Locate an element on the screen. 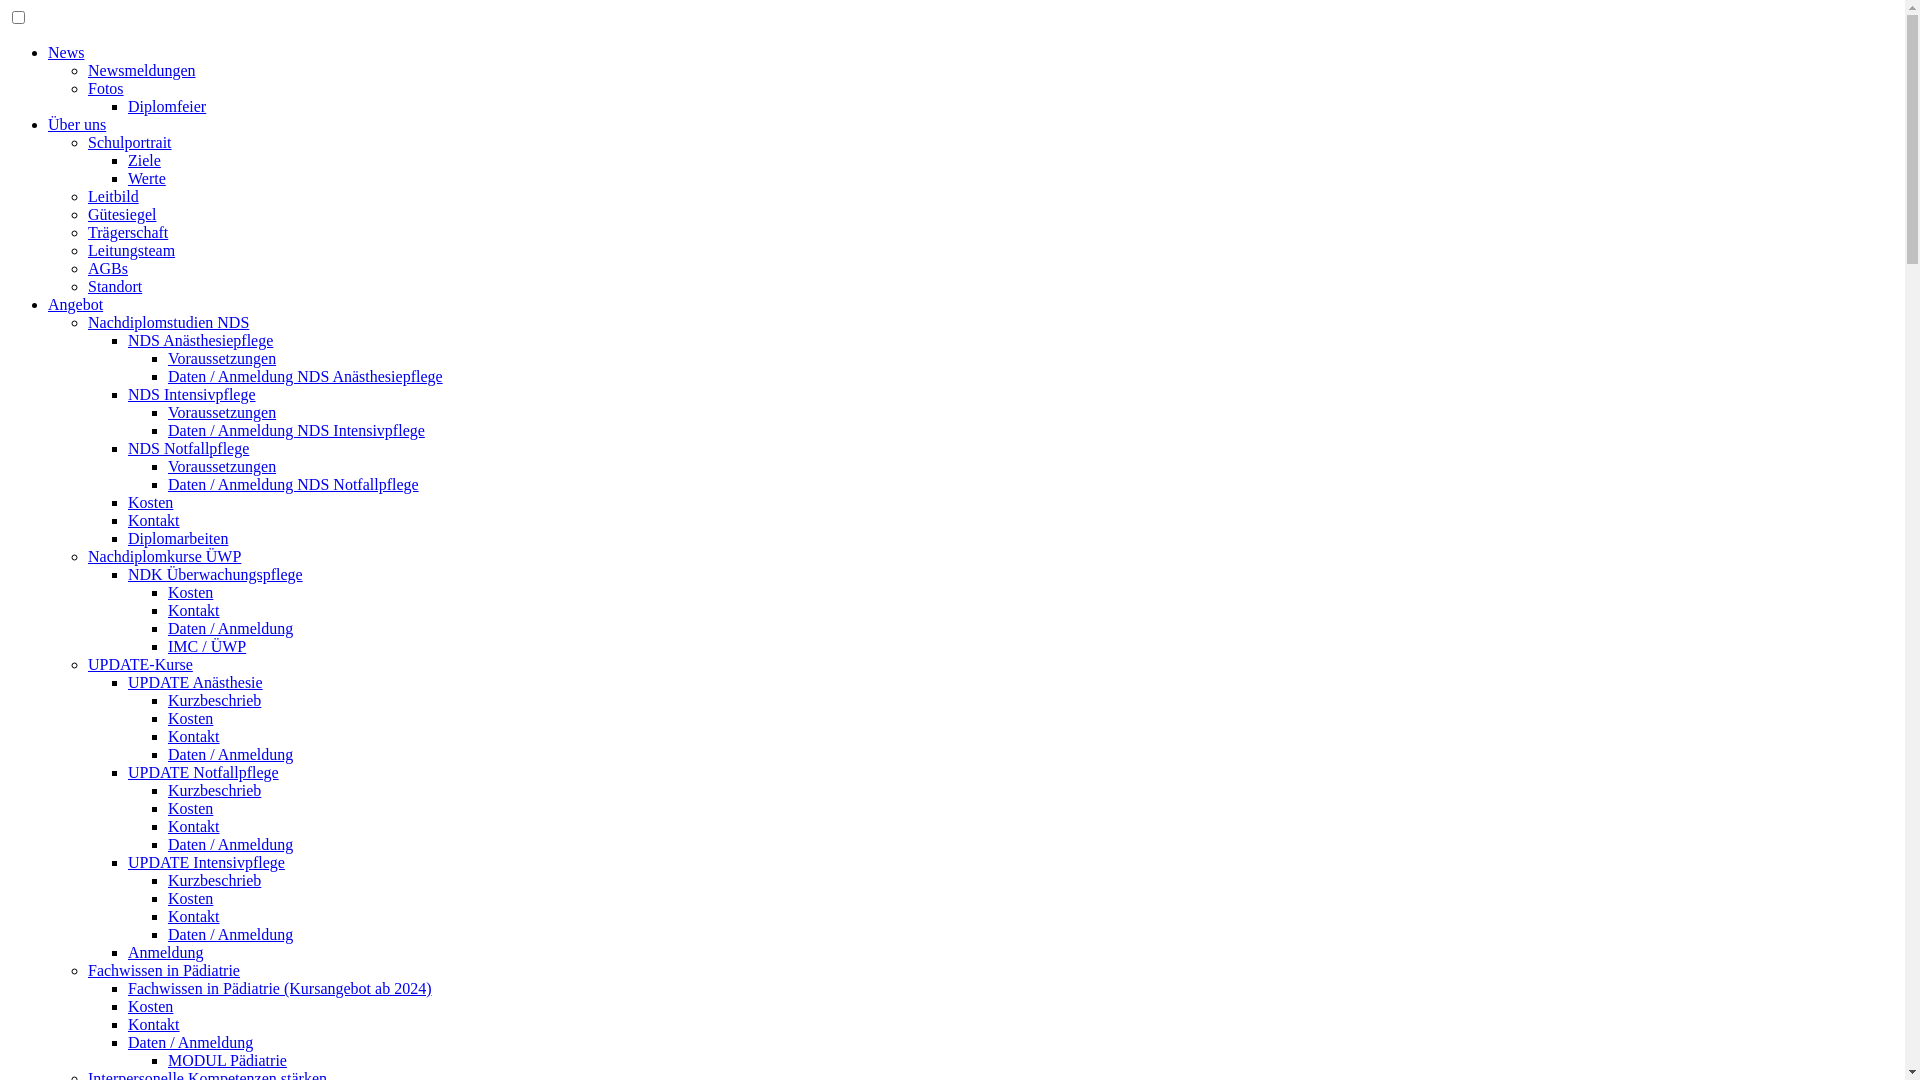 The image size is (1920, 1080). 'Kosten' is located at coordinates (190, 717).